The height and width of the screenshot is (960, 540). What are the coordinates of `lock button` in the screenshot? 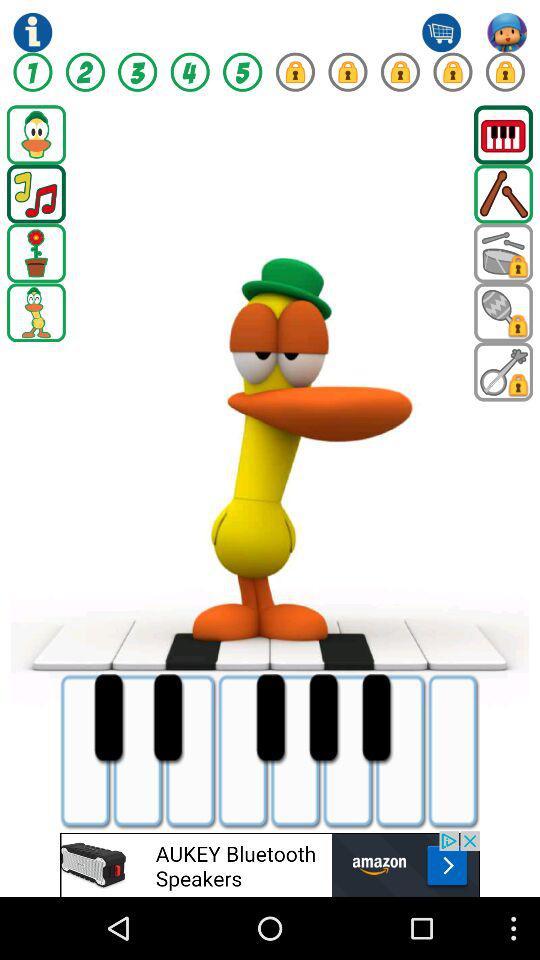 It's located at (452, 72).